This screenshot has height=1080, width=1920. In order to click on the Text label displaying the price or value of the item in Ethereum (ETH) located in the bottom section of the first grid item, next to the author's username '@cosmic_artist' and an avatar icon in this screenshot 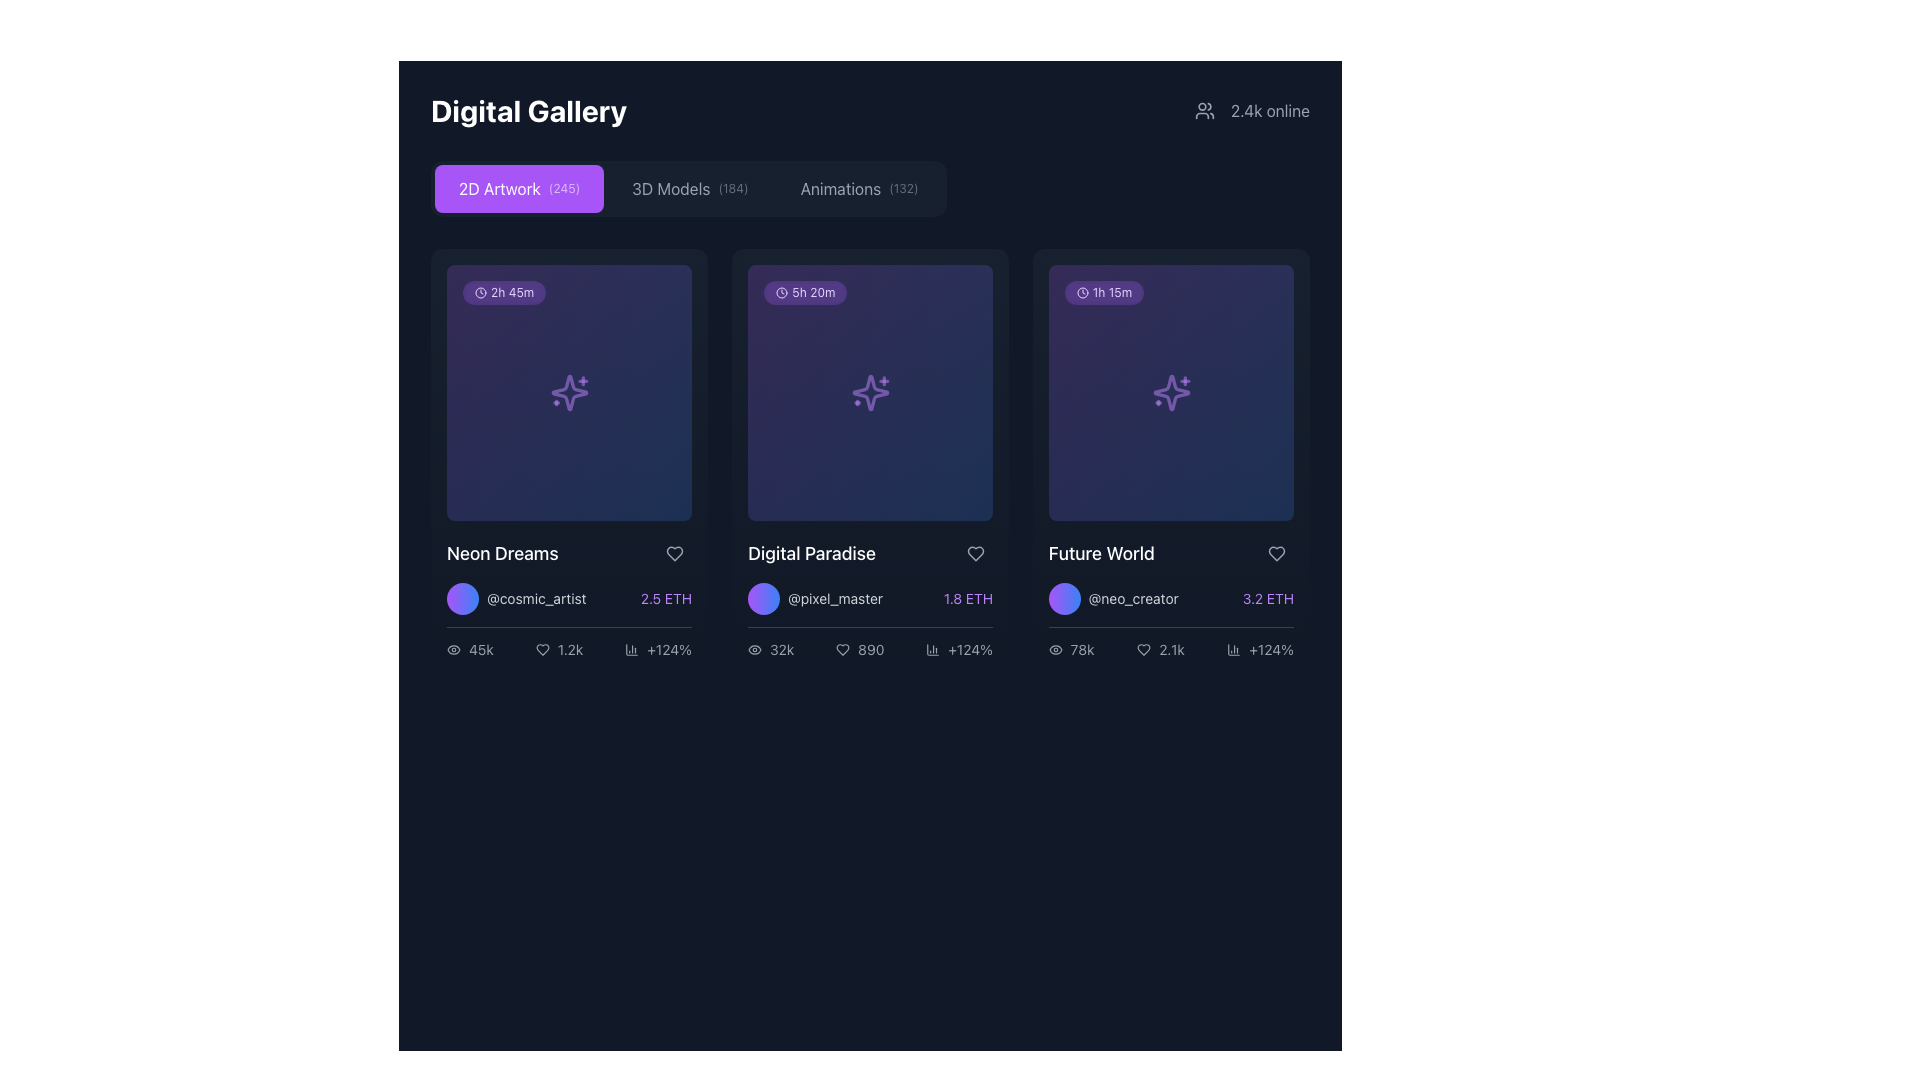, I will do `click(666, 597)`.